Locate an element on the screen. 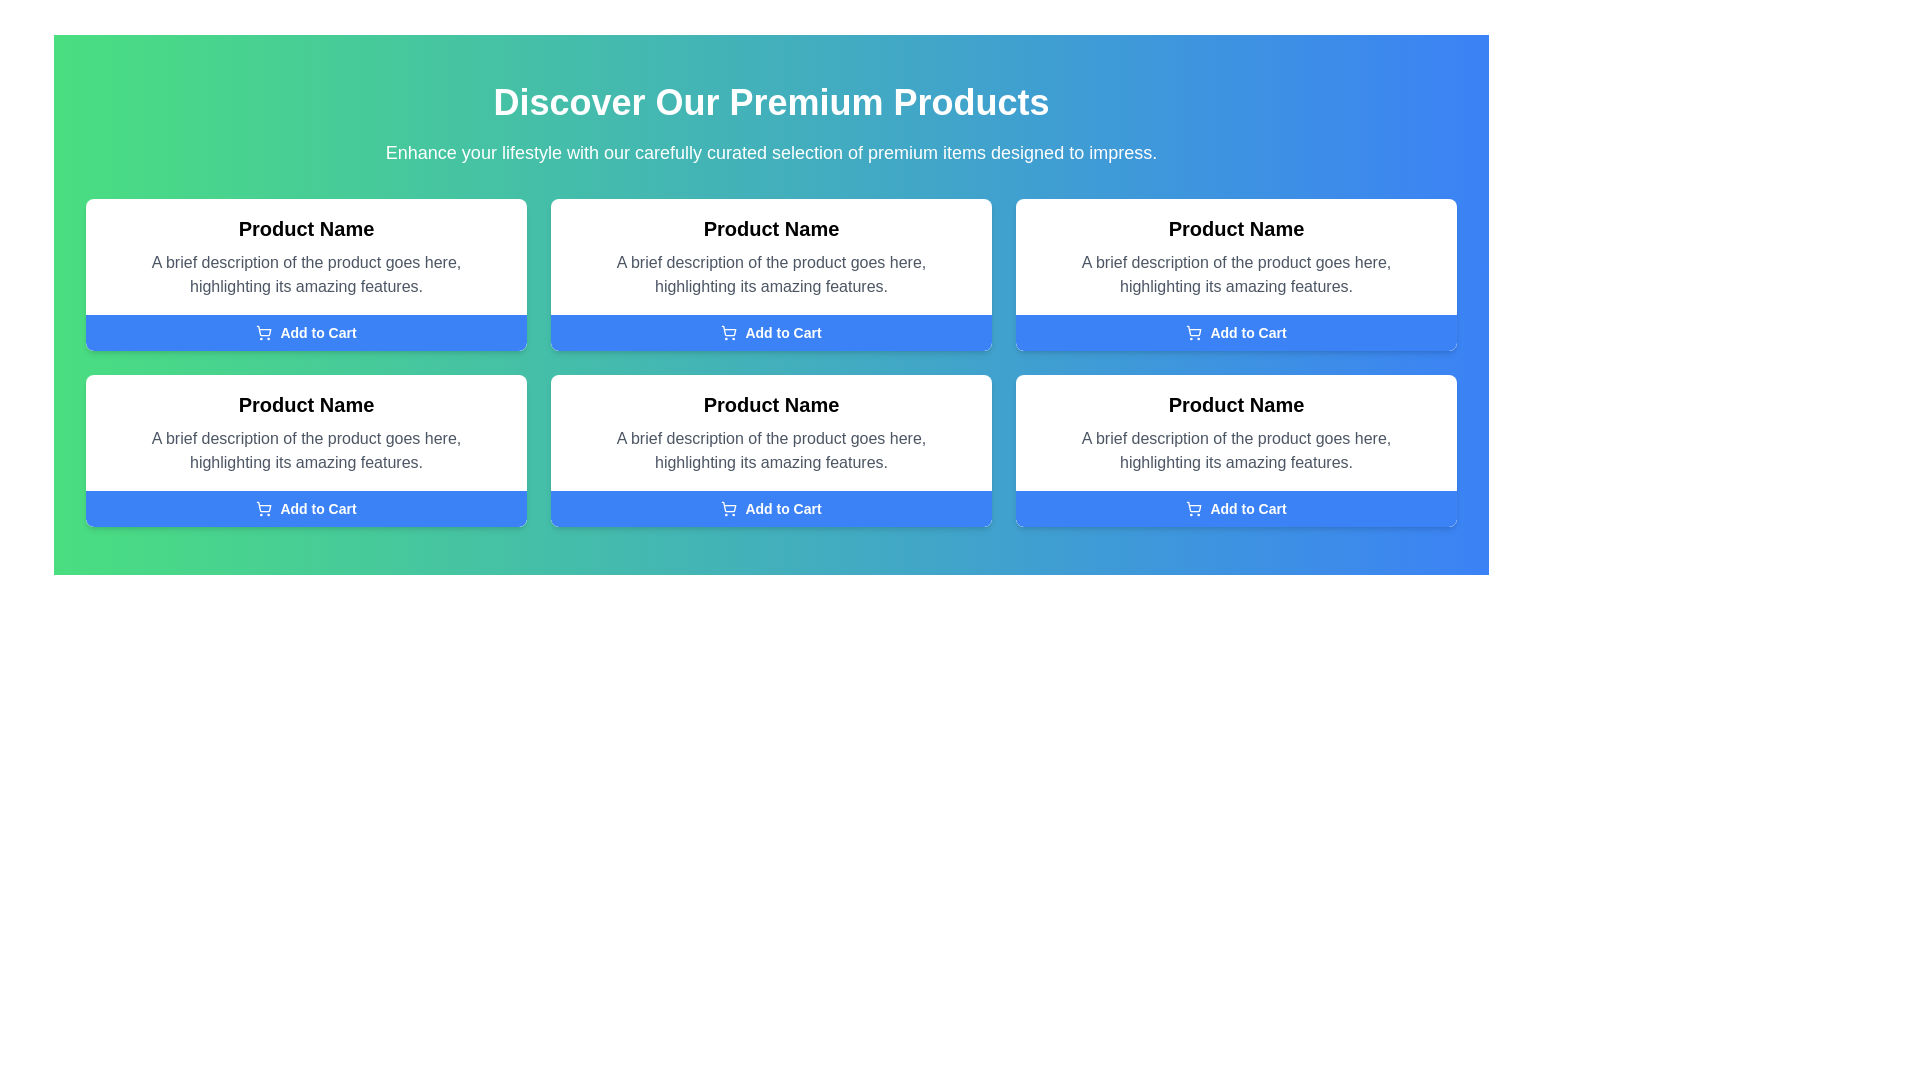  the static text label with gray font that provides a brief description of the product, positioned below the product name 'Product Name' and above the blue 'Add to Cart' button is located at coordinates (1235, 274).